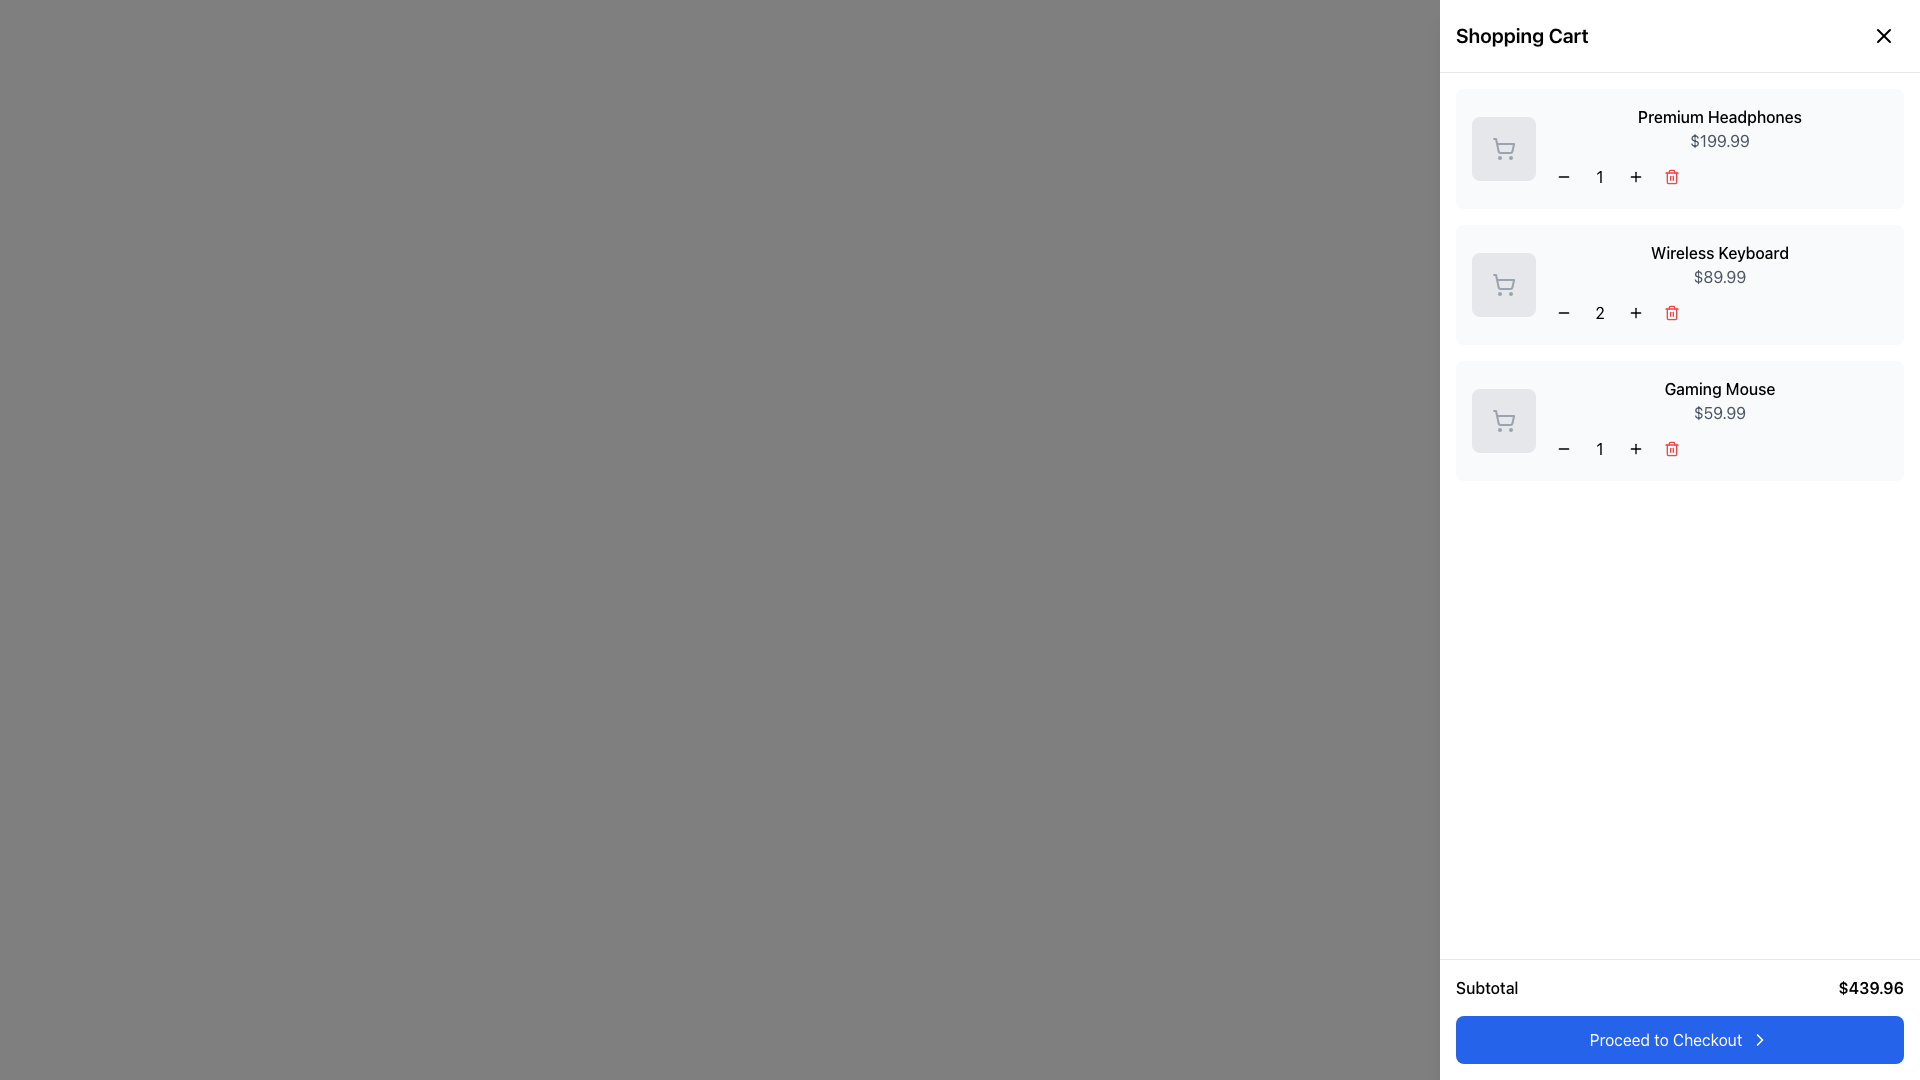  Describe the element at coordinates (1680, 1039) in the screenshot. I see `the 'Proceed to Checkout' button with a blue background and rounded corners located at the lower section of the shopping cart panel` at that location.